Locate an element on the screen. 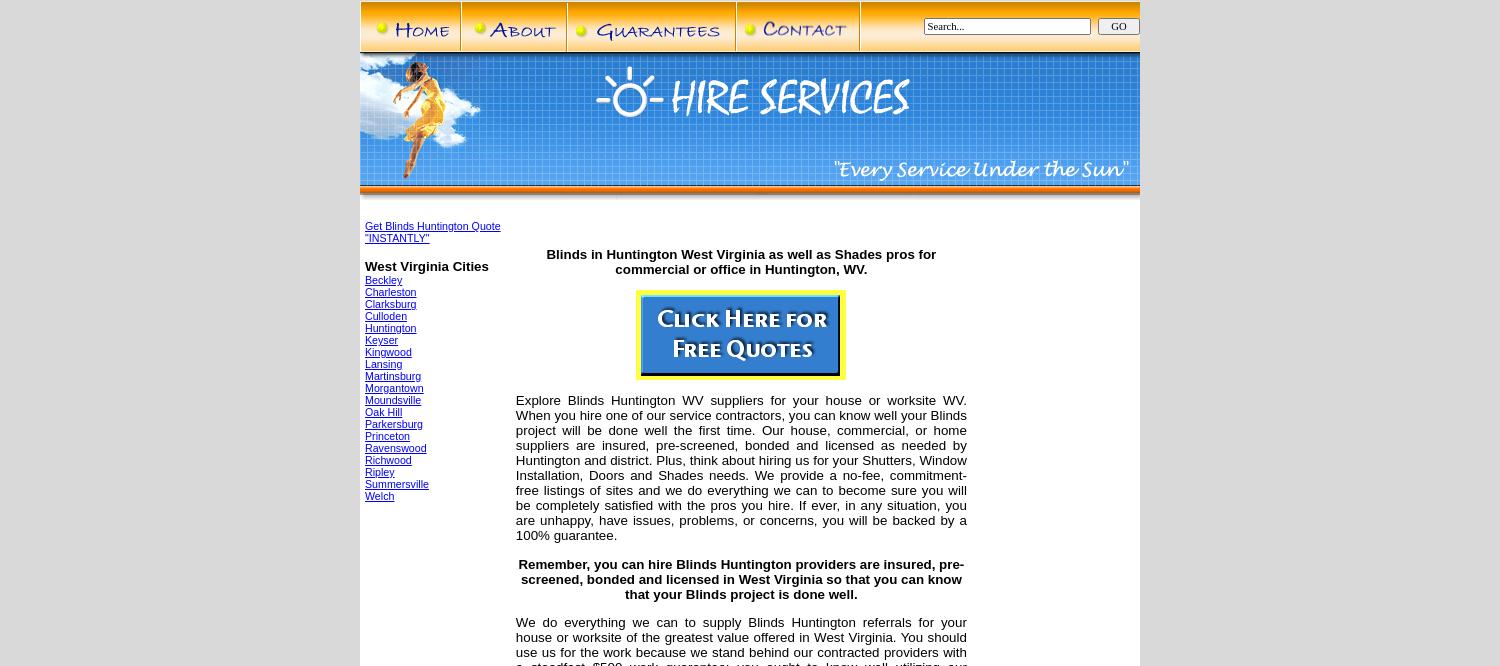 The height and width of the screenshot is (666, 1500). 'Charleston' is located at coordinates (390, 290).